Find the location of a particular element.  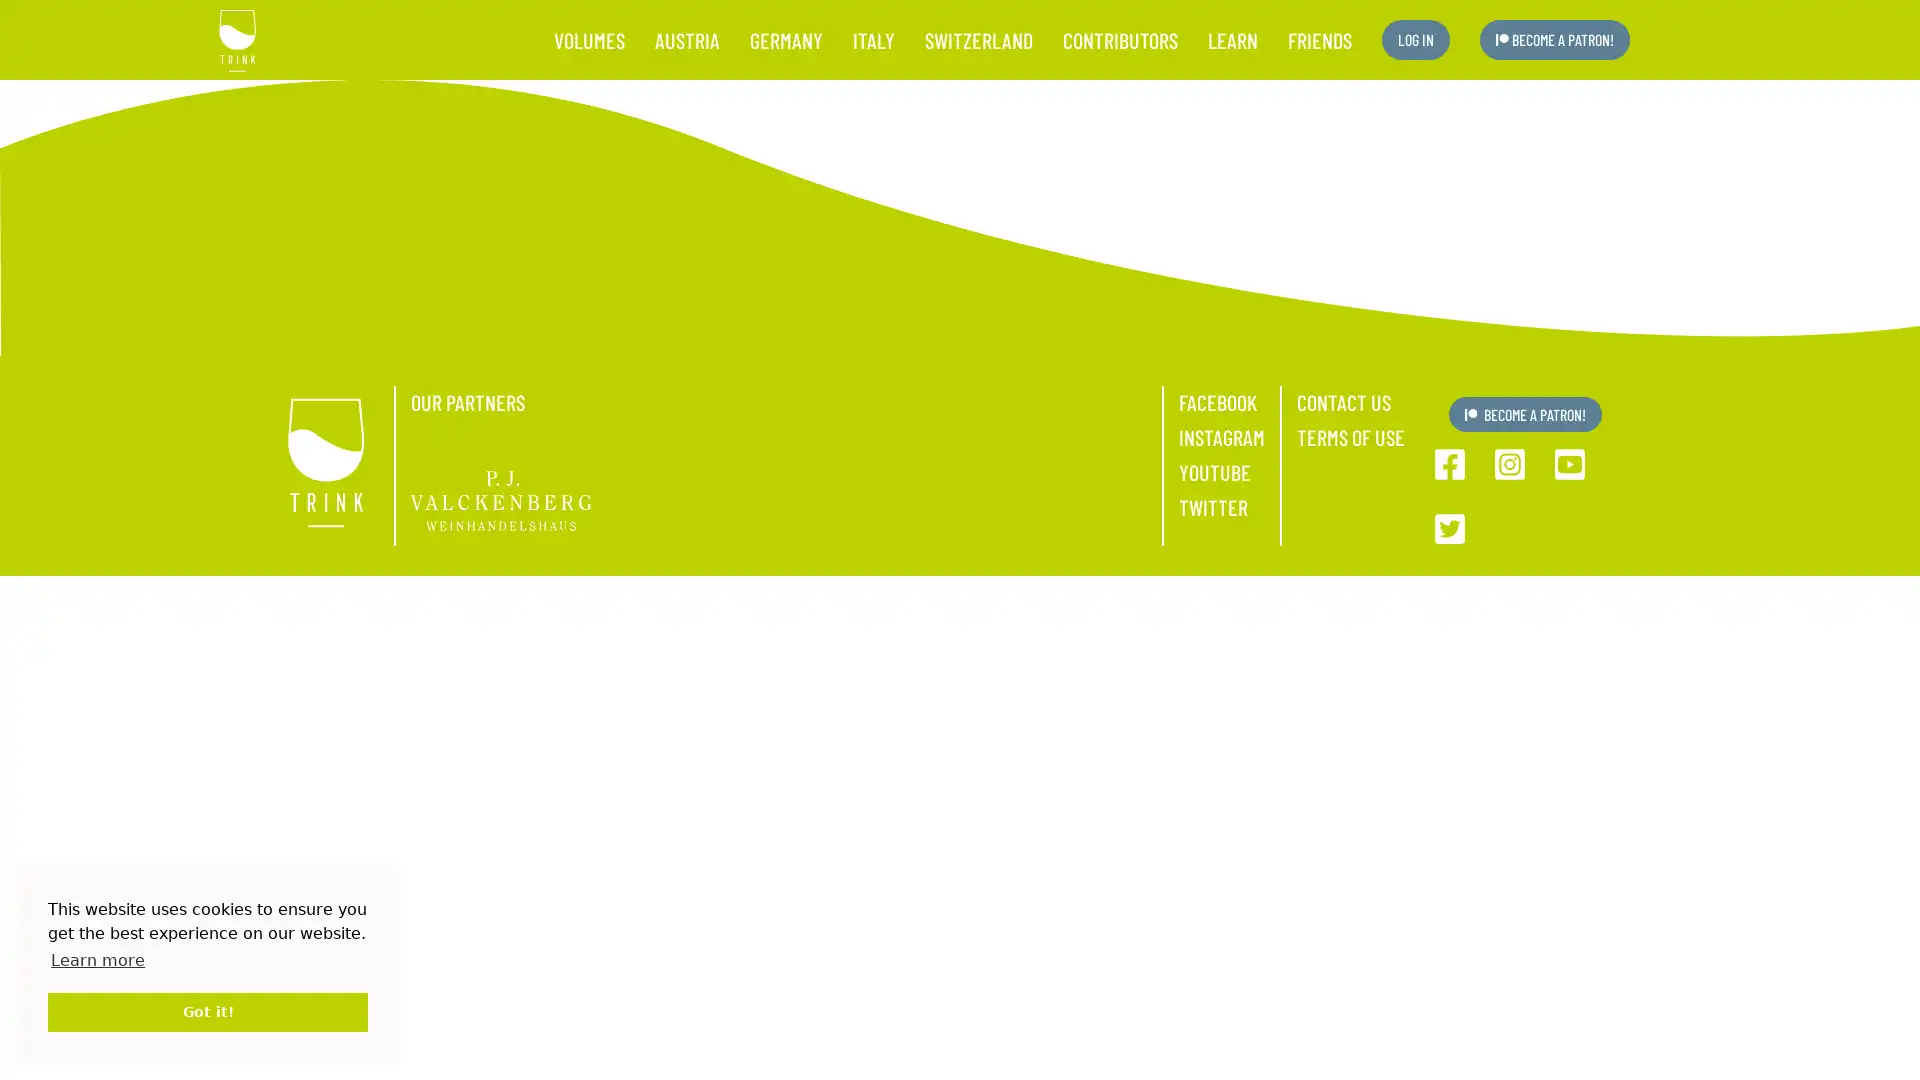

learn more about cookies is located at coordinates (96, 959).